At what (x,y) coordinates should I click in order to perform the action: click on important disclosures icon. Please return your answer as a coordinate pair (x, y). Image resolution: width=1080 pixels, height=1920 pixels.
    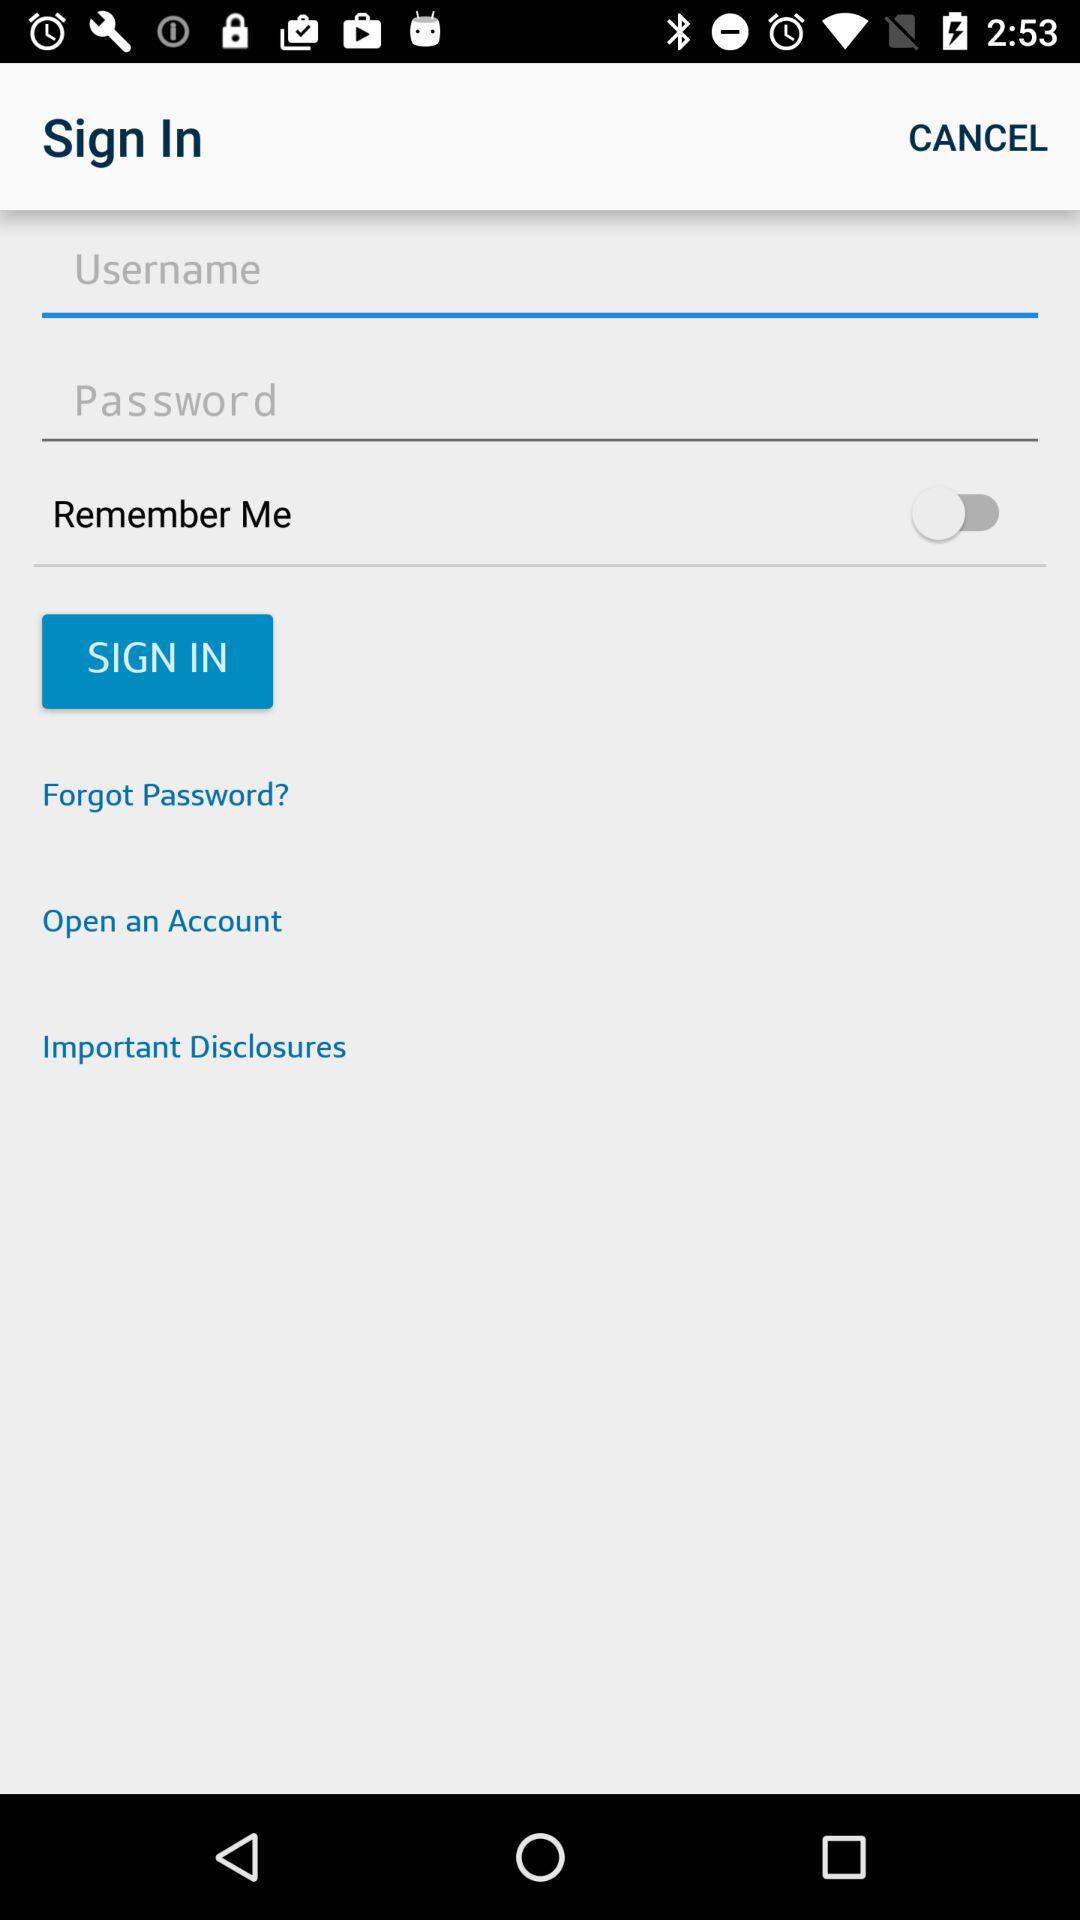
    Looking at the image, I should click on (540, 1049).